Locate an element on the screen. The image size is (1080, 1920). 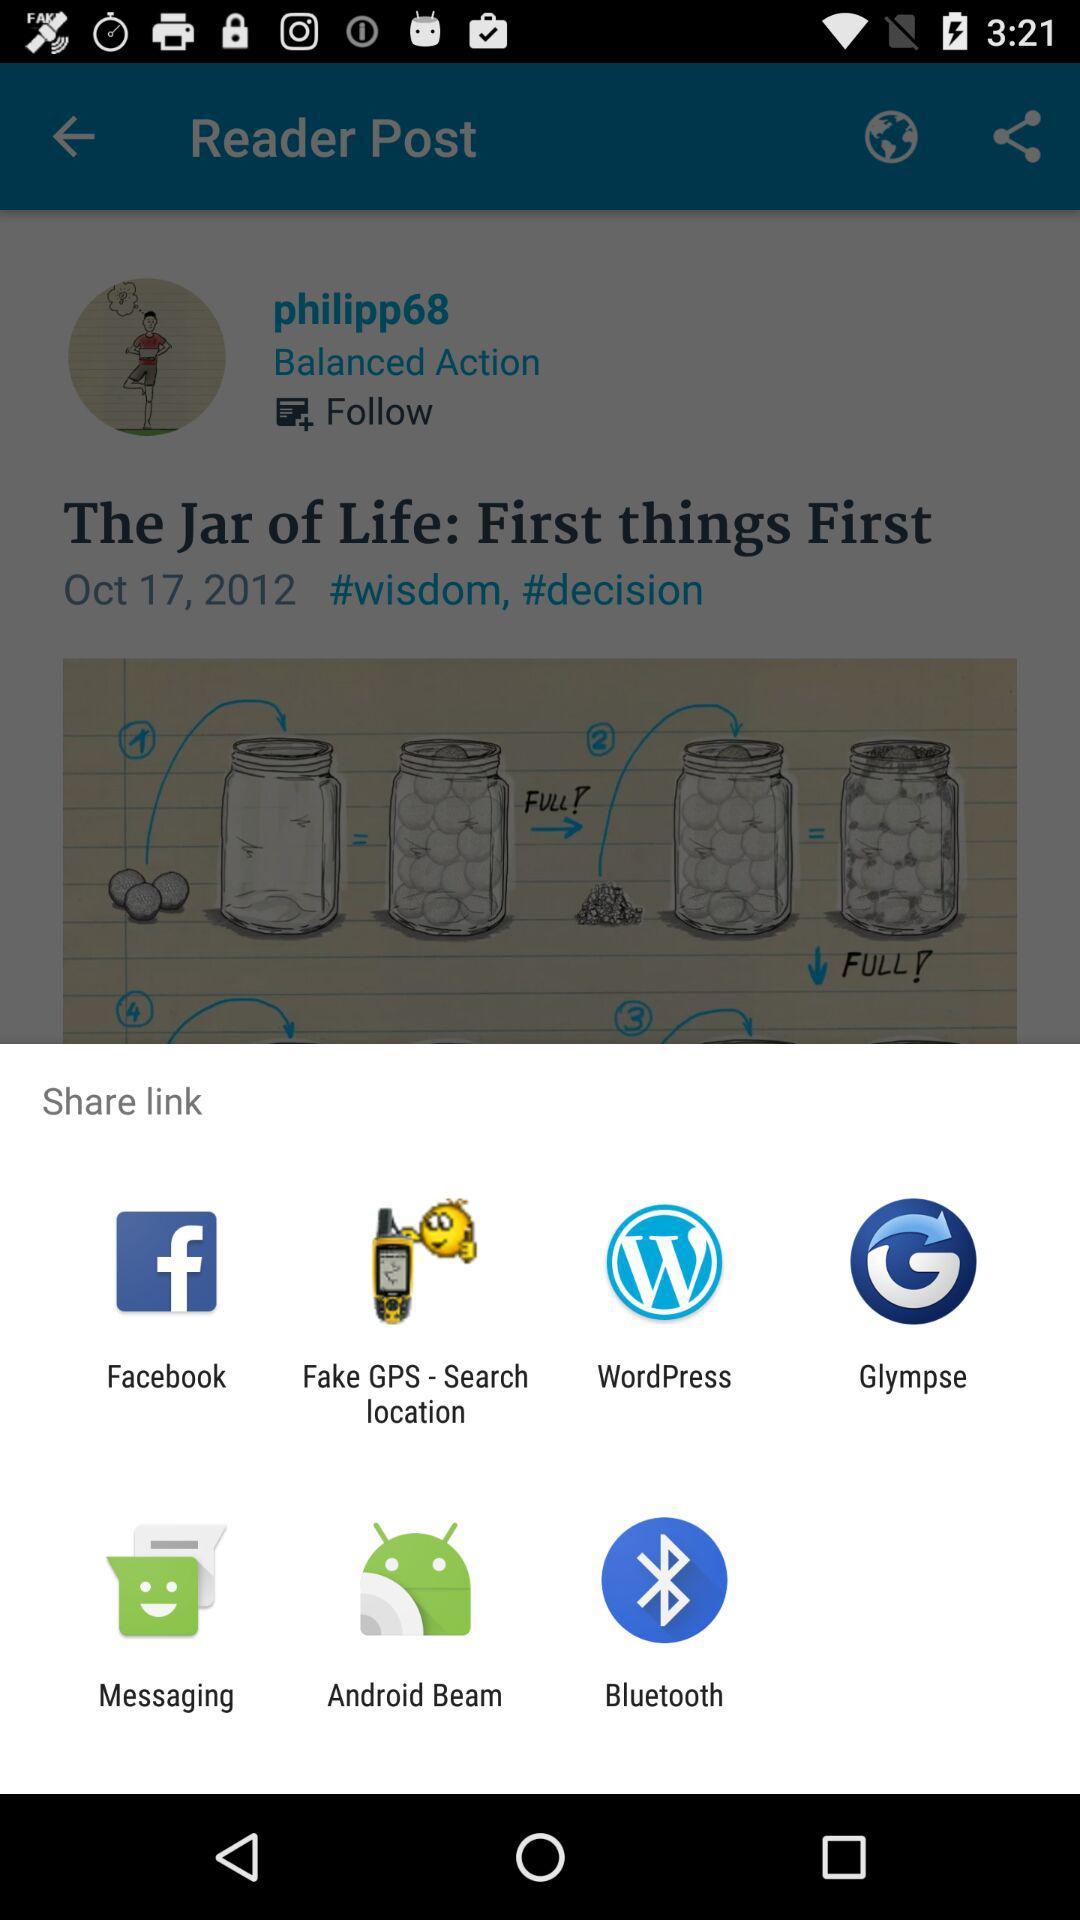
messaging app is located at coordinates (165, 1711).